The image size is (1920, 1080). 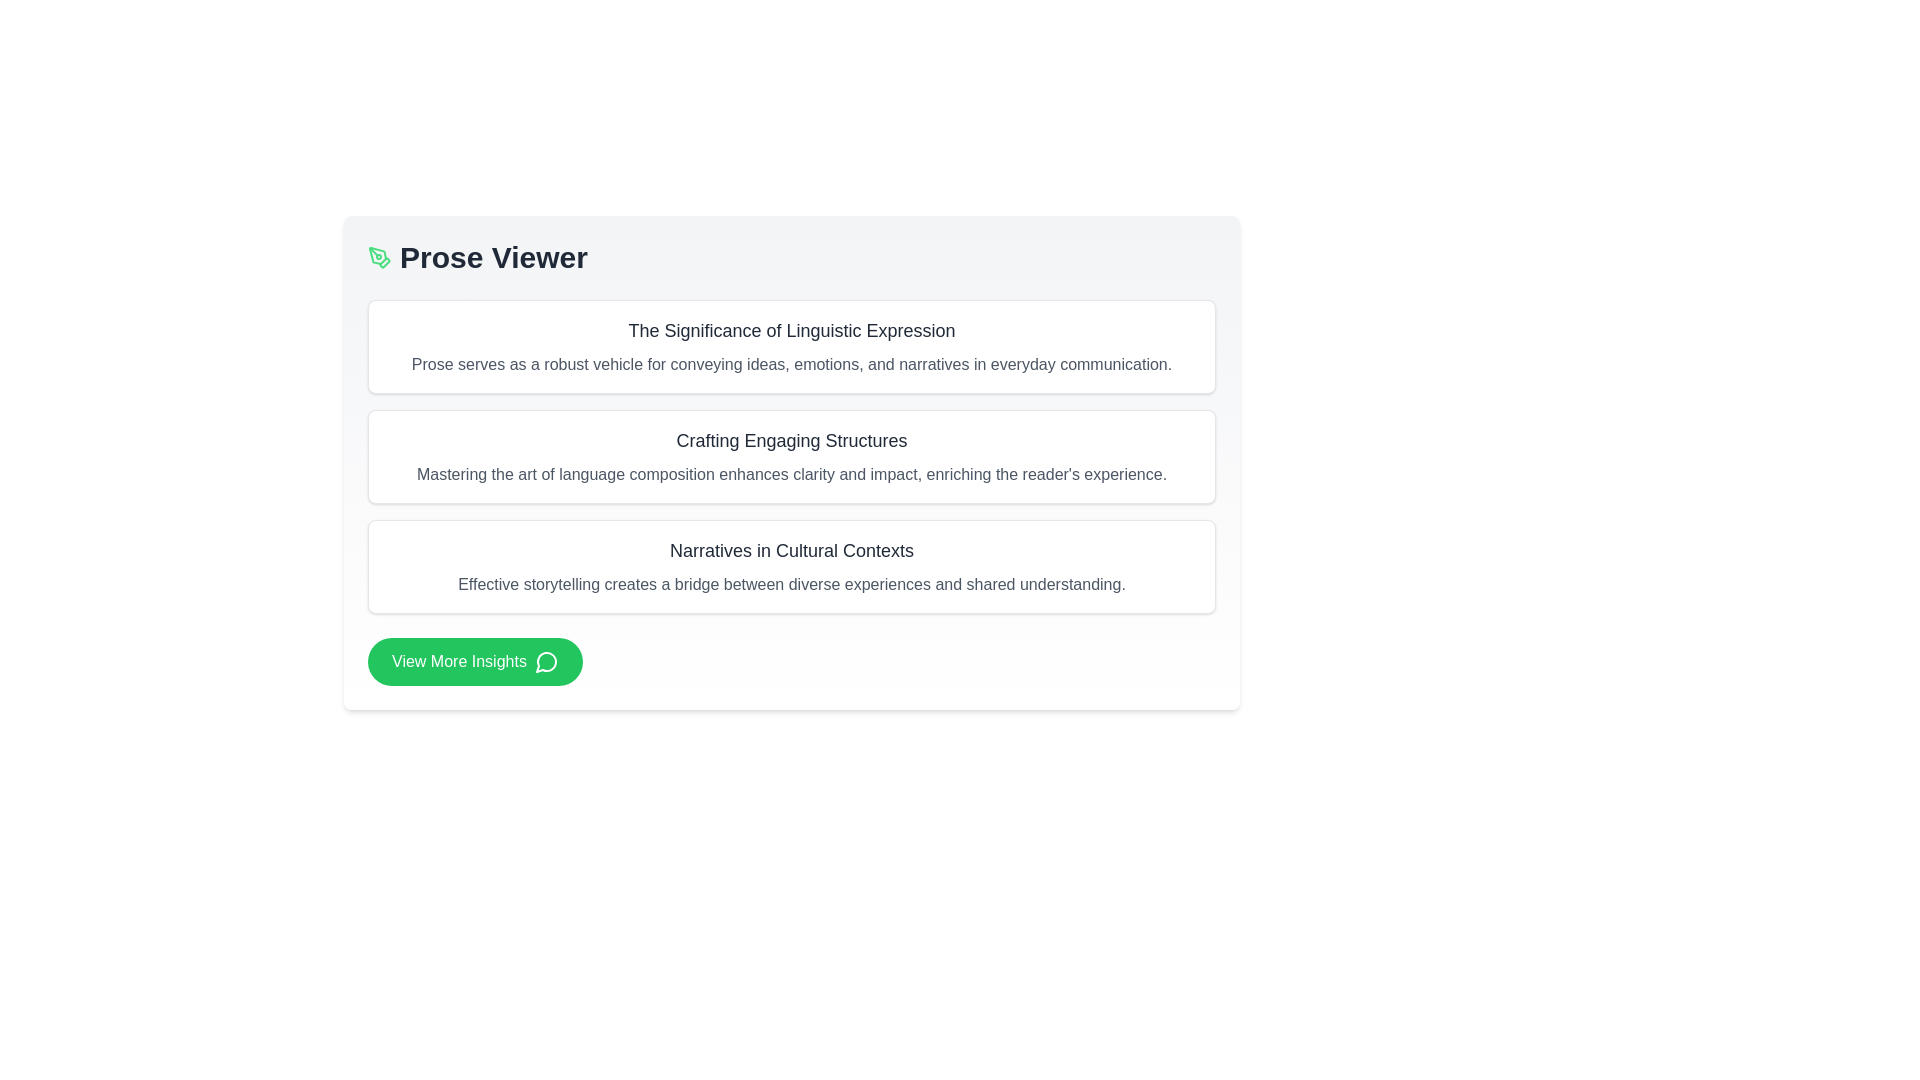 What do you see at coordinates (791, 257) in the screenshot?
I see `the heading element that reads 'Prose Viewer', styled with bold text and accompanied by a pen icon, located at the top of the content section` at bounding box center [791, 257].